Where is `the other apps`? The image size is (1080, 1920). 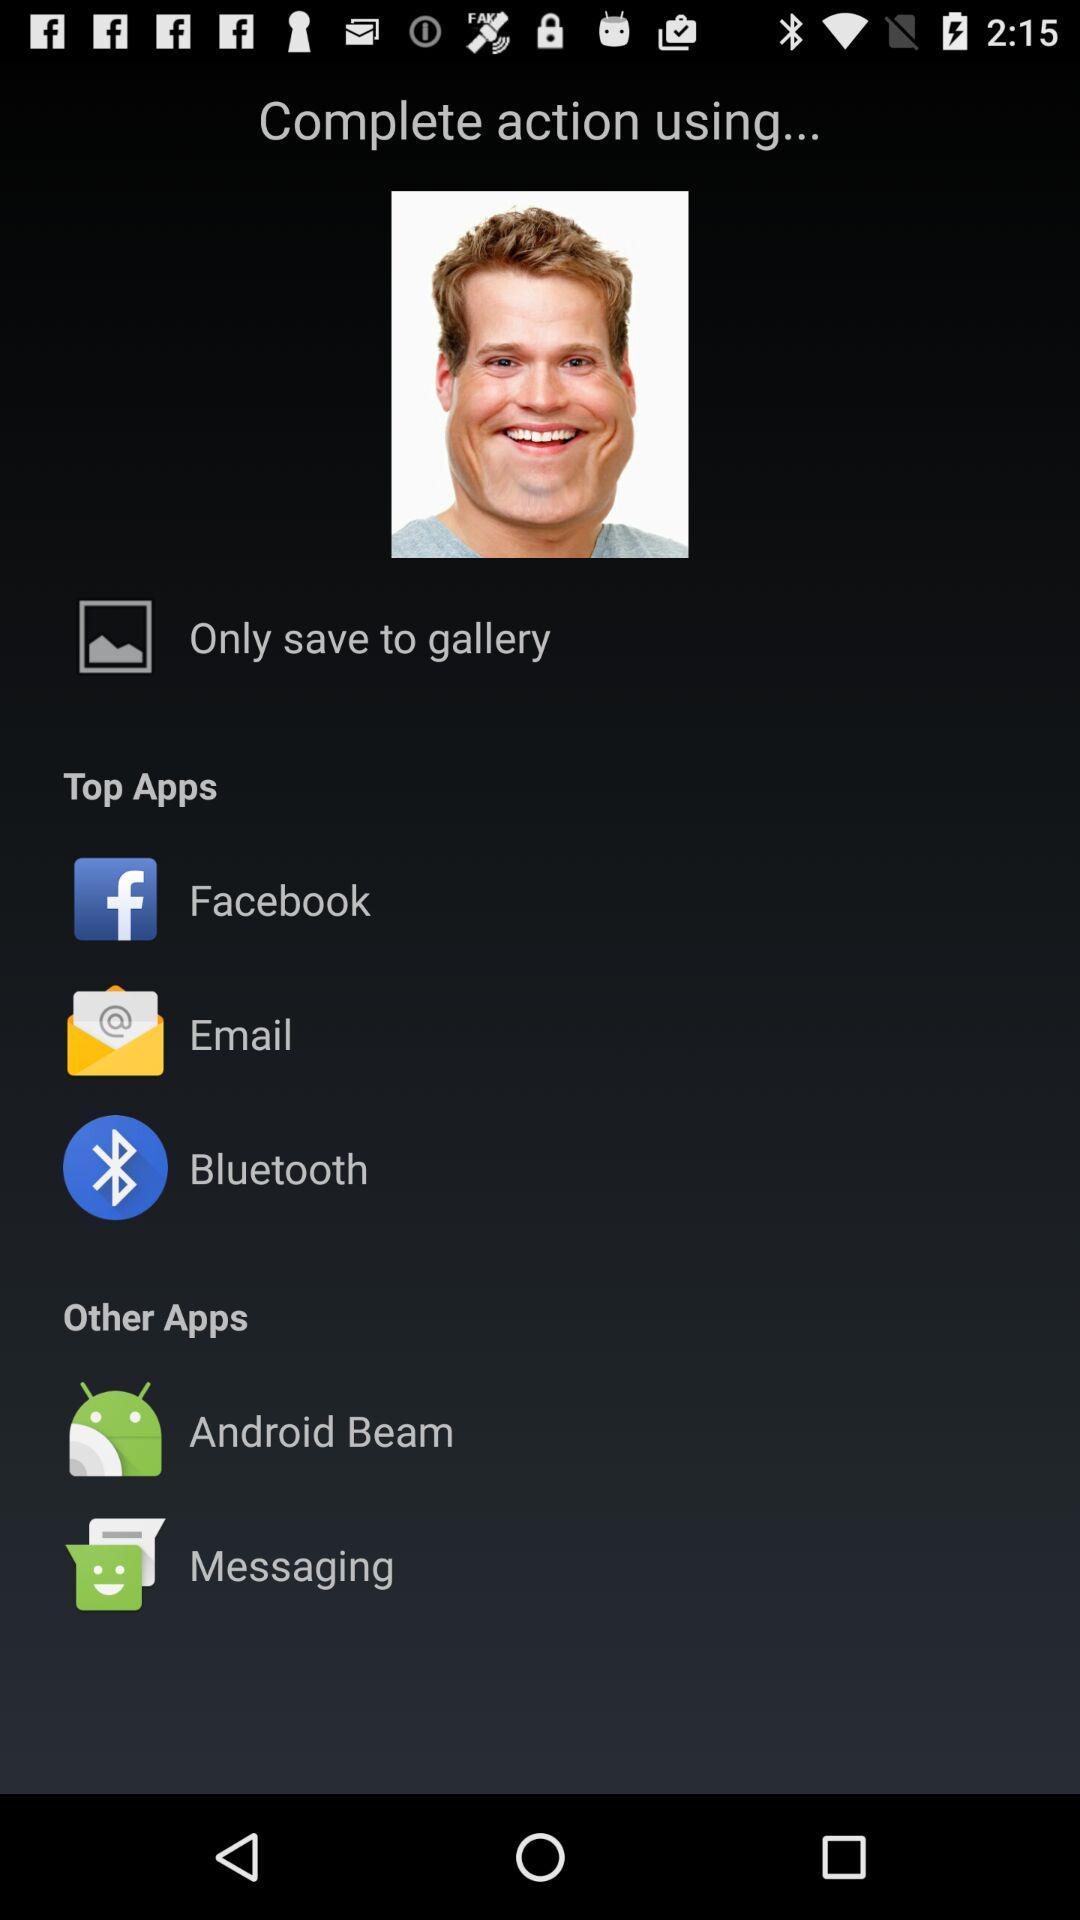 the other apps is located at coordinates (154, 1316).